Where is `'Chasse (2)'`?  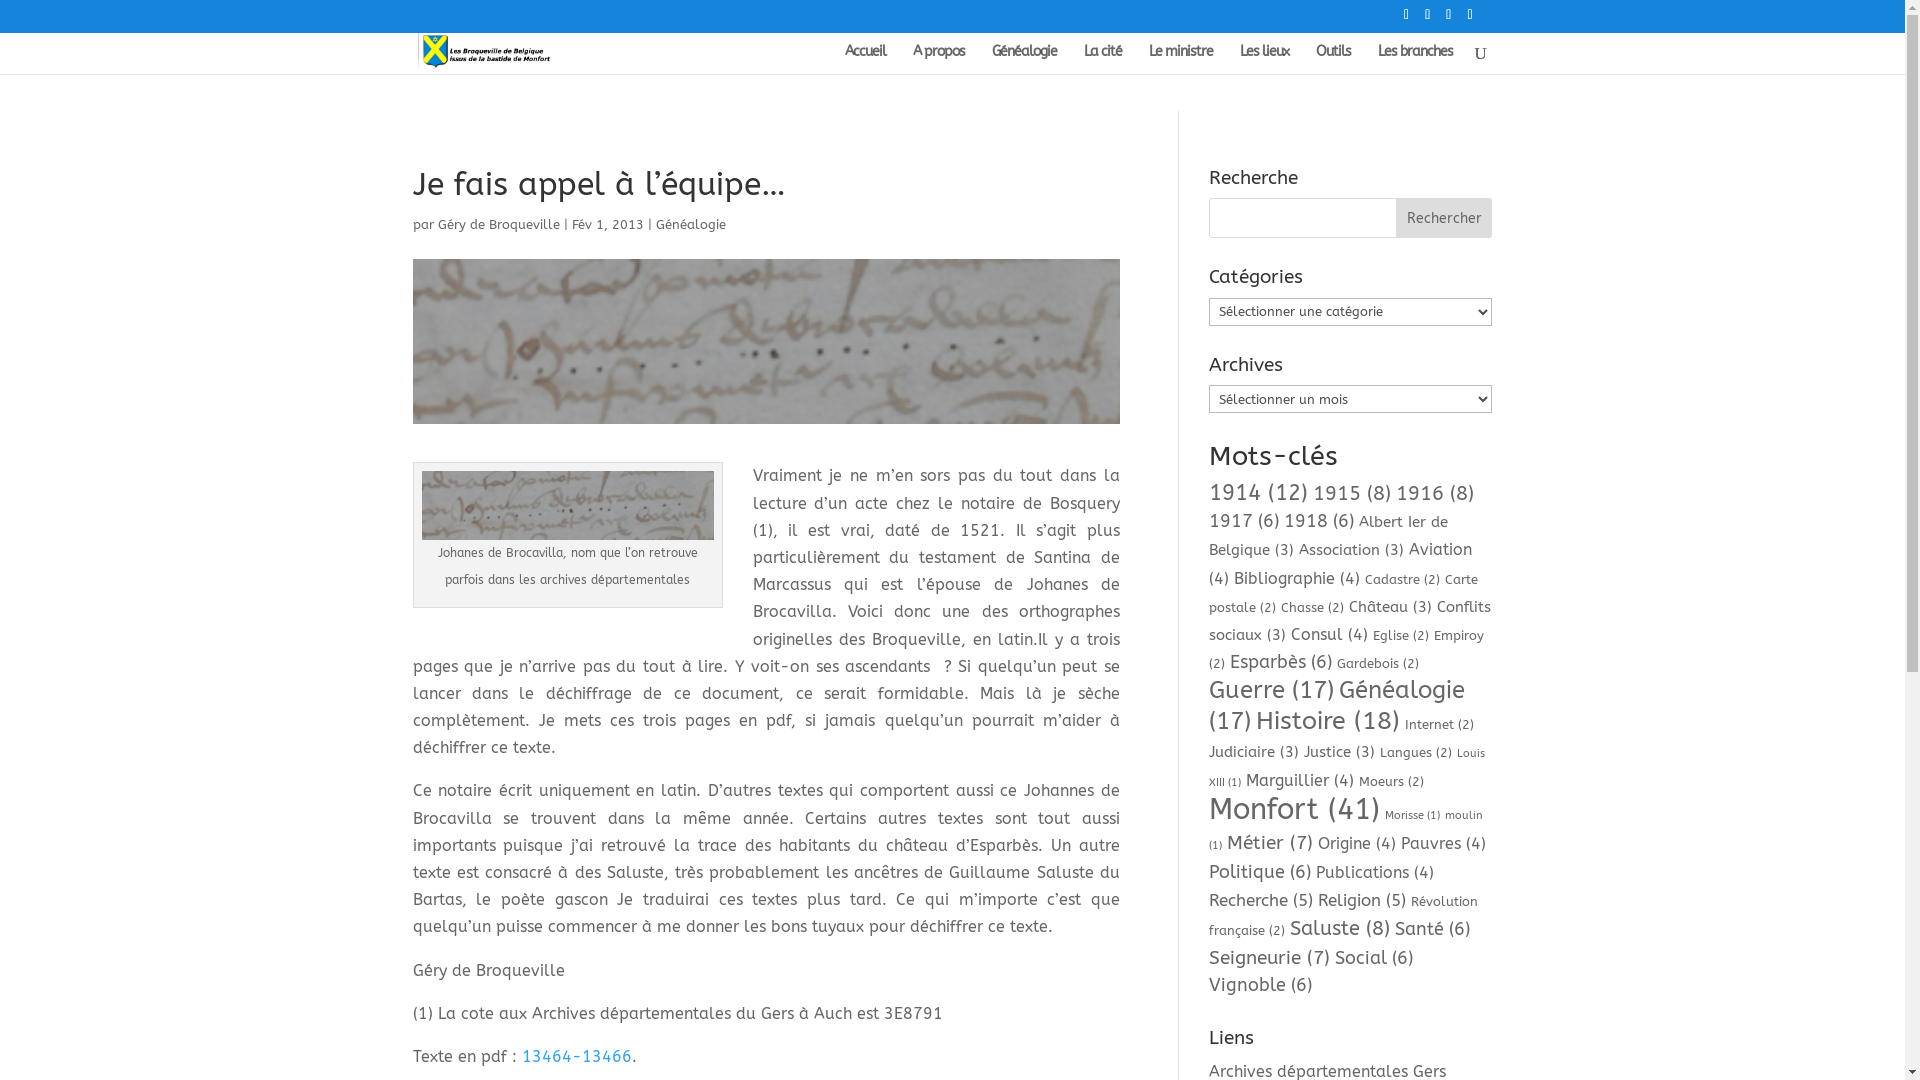 'Chasse (2)' is located at coordinates (1312, 606).